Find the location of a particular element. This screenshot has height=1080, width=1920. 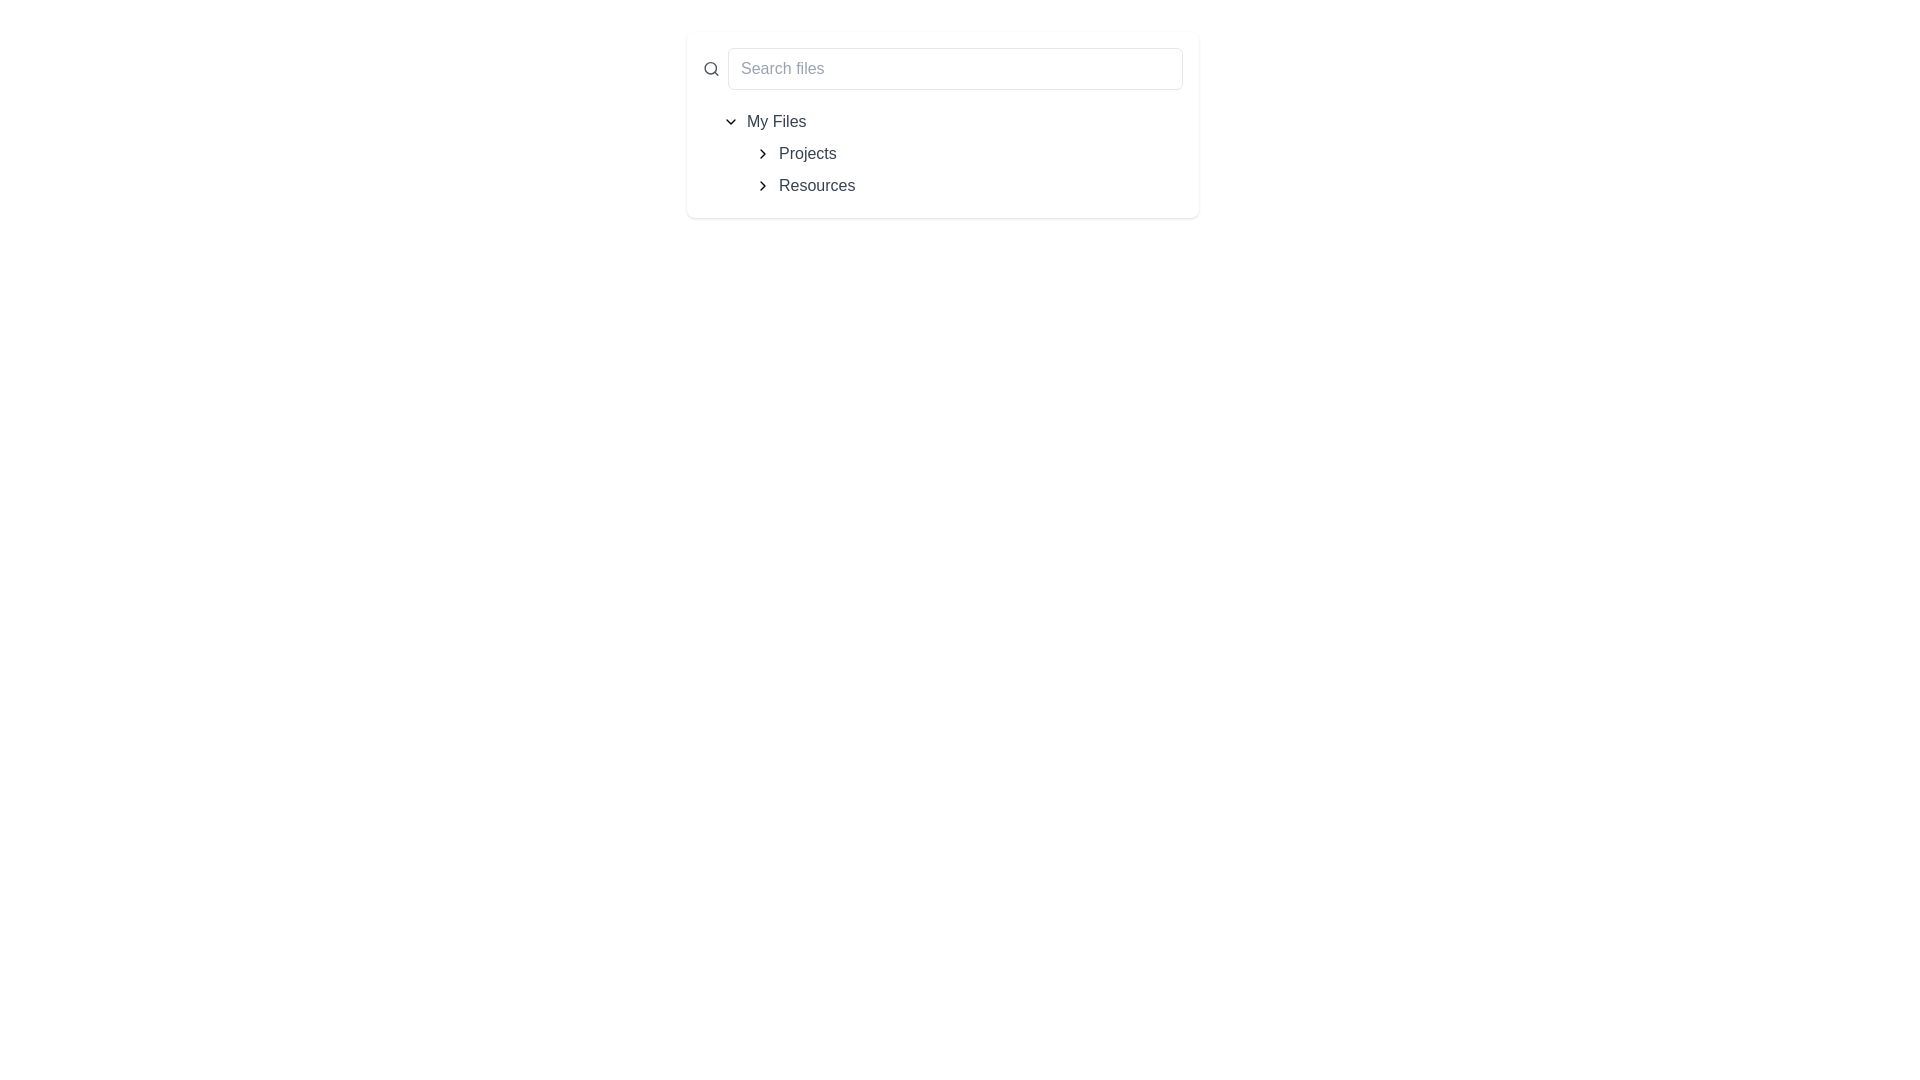

the 'Projects' label, which is the first entry in the list below the 'My Files' header is located at coordinates (807, 153).